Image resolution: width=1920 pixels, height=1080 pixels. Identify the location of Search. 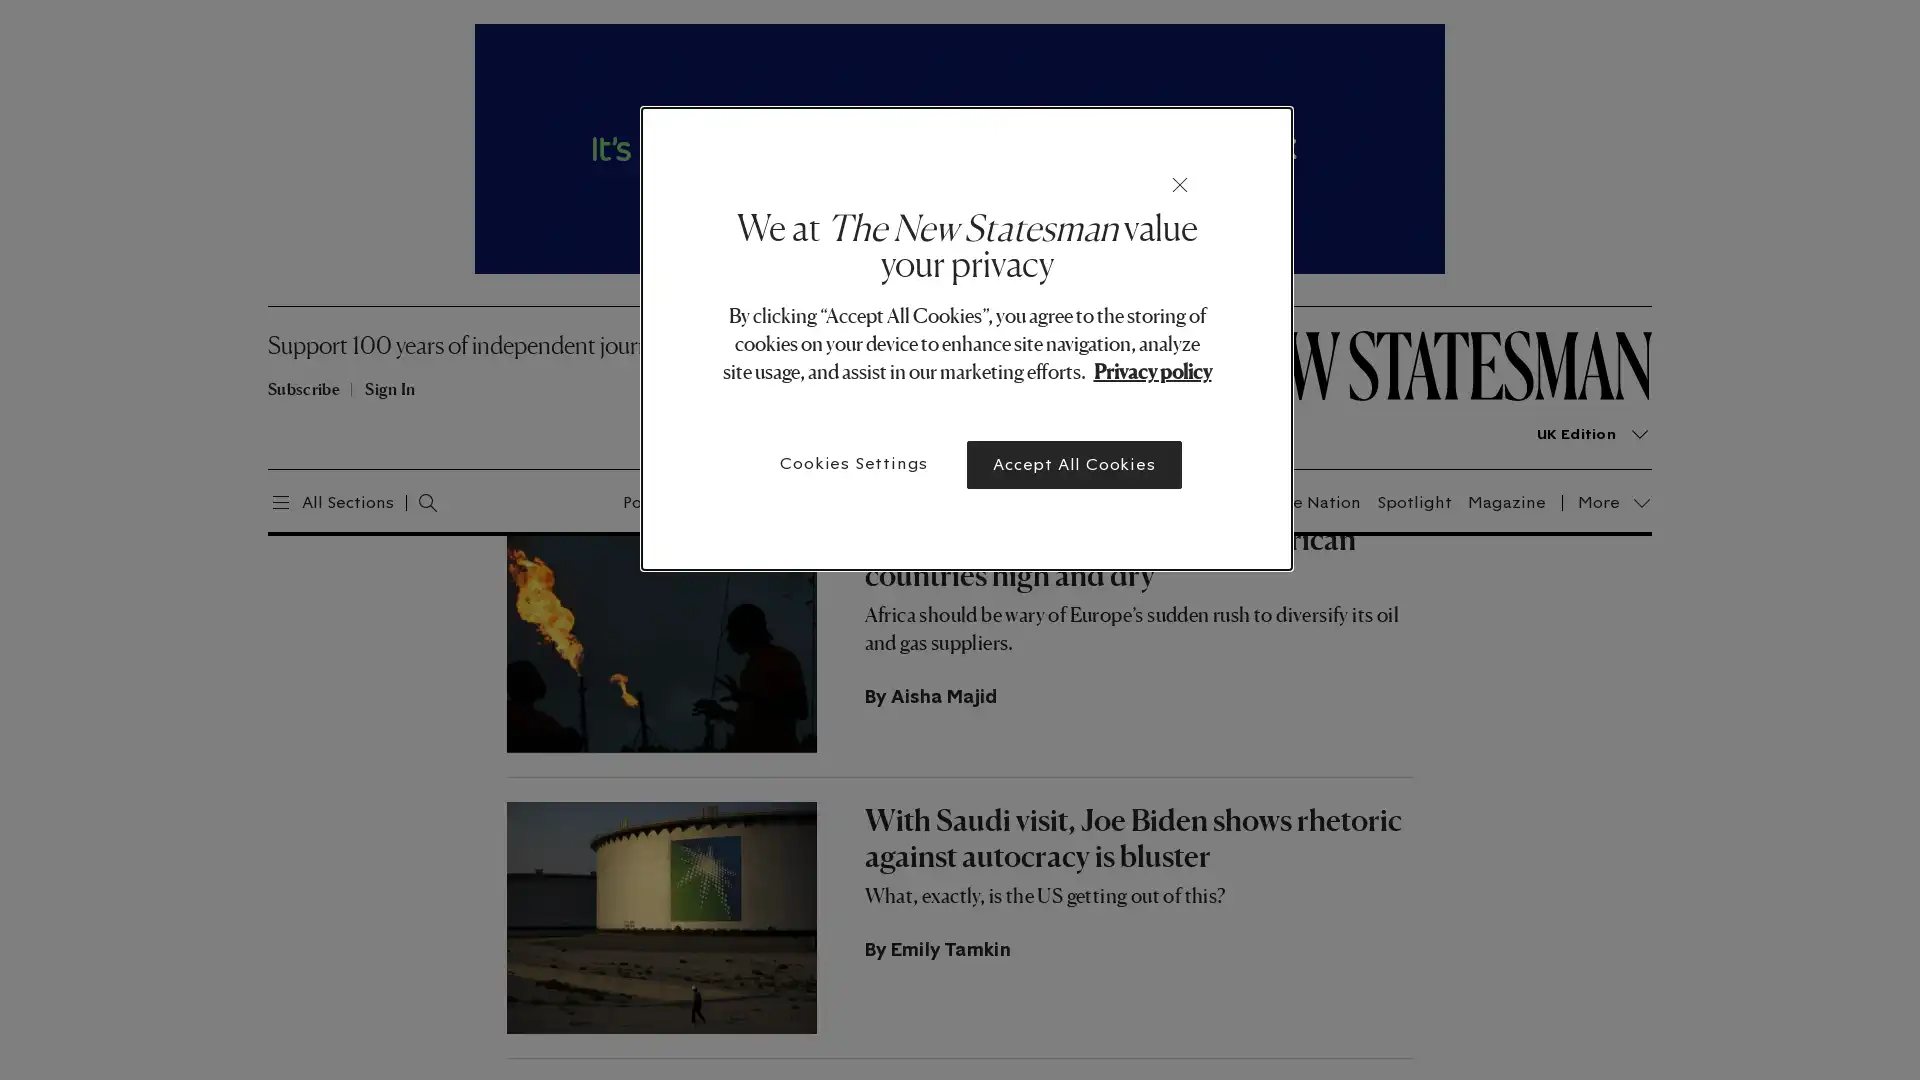
(406, 499).